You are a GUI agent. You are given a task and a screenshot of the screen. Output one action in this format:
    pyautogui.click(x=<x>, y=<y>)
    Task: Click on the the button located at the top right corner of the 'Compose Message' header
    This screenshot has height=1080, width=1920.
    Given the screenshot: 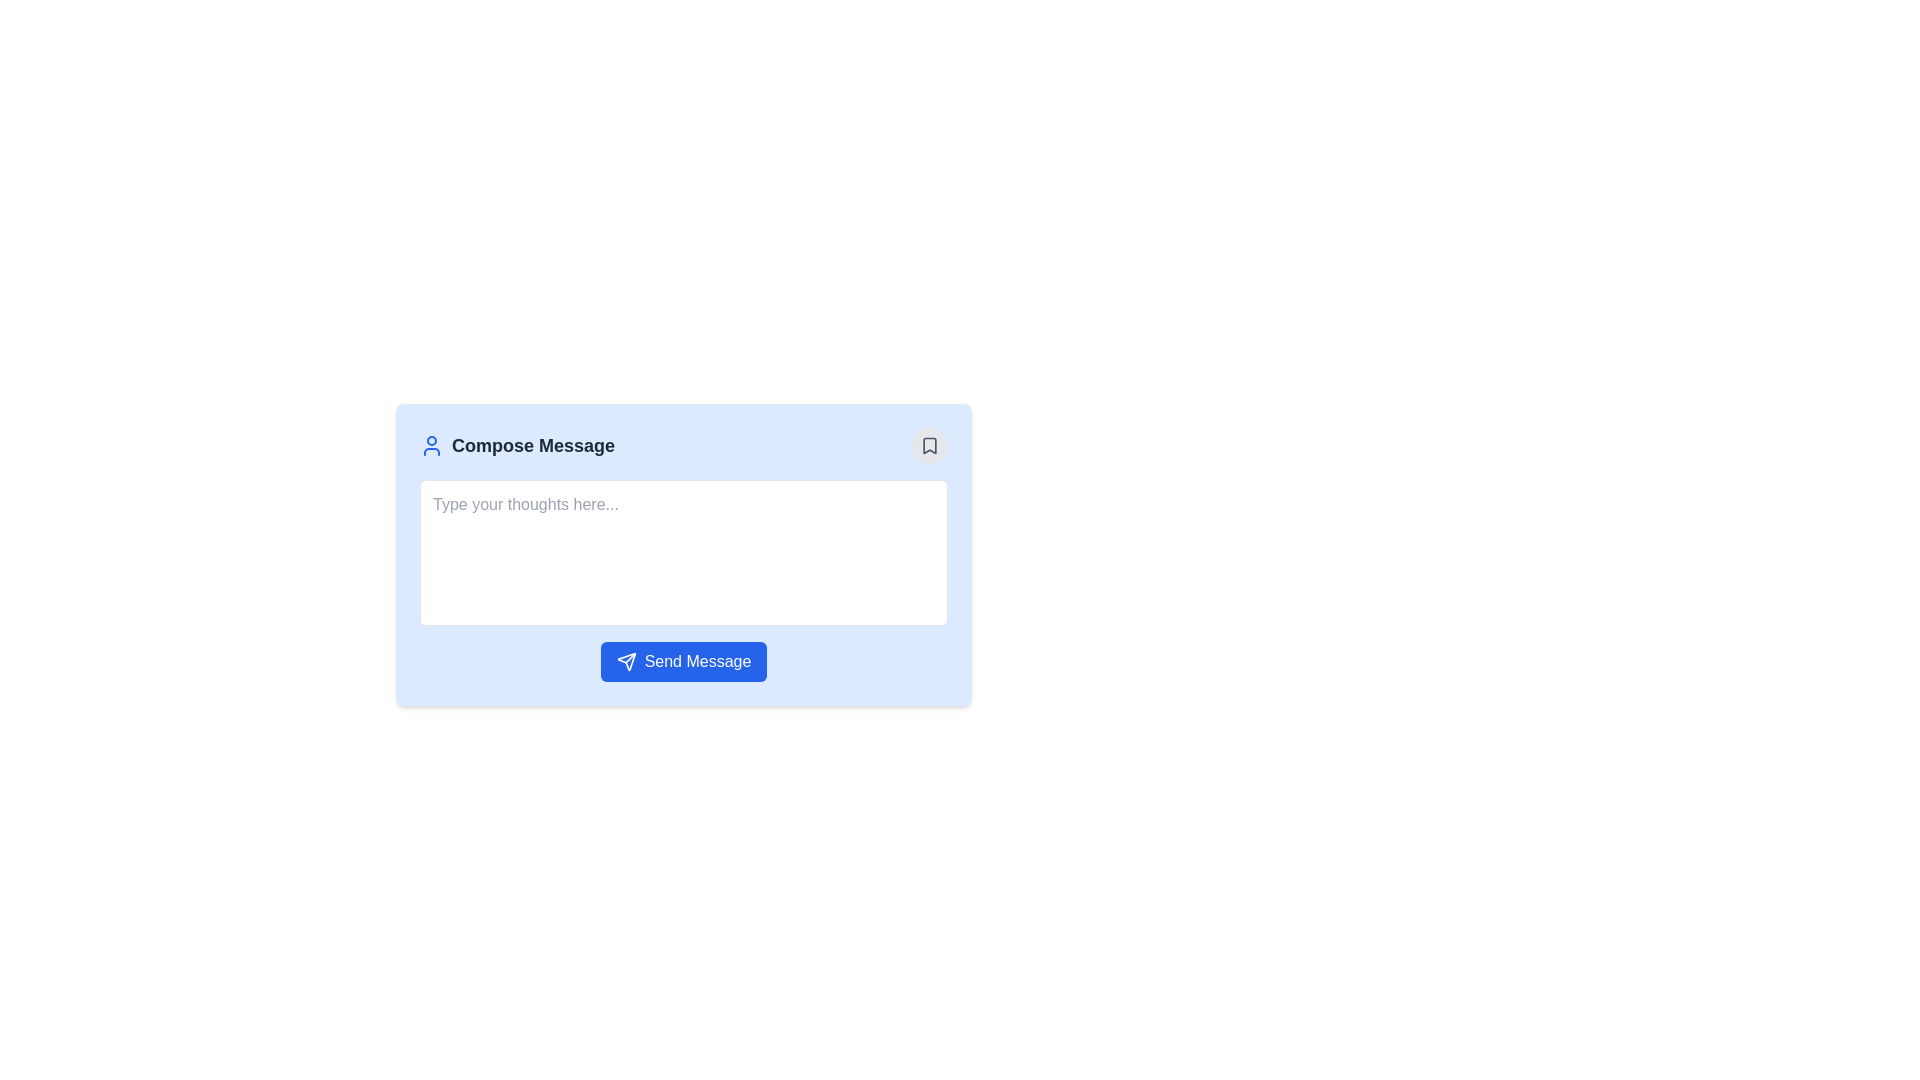 What is the action you would take?
    pyautogui.click(x=929, y=445)
    